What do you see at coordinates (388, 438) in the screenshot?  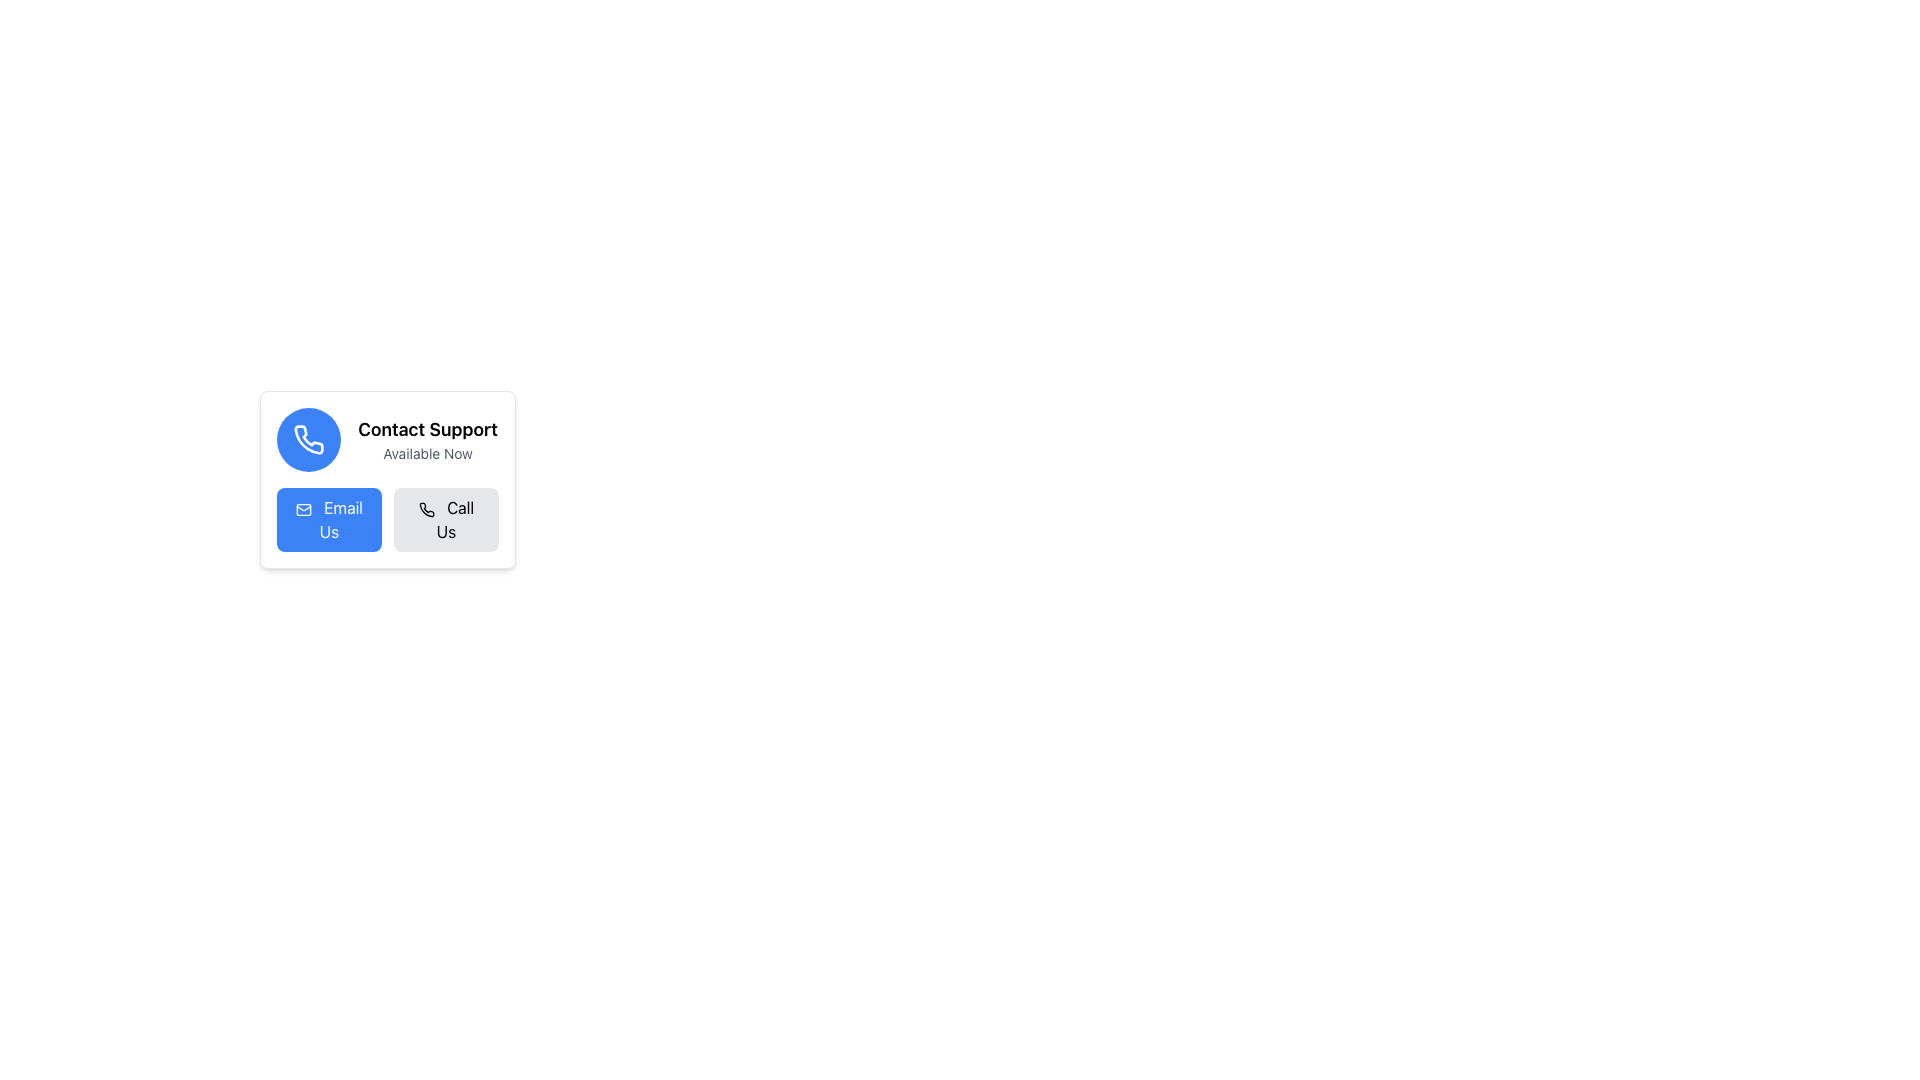 I see `the Information Display element that shows support availability and includes a phone icon, located at the top of the panel above the 'Email Us' and 'Call Us' buttons` at bounding box center [388, 438].